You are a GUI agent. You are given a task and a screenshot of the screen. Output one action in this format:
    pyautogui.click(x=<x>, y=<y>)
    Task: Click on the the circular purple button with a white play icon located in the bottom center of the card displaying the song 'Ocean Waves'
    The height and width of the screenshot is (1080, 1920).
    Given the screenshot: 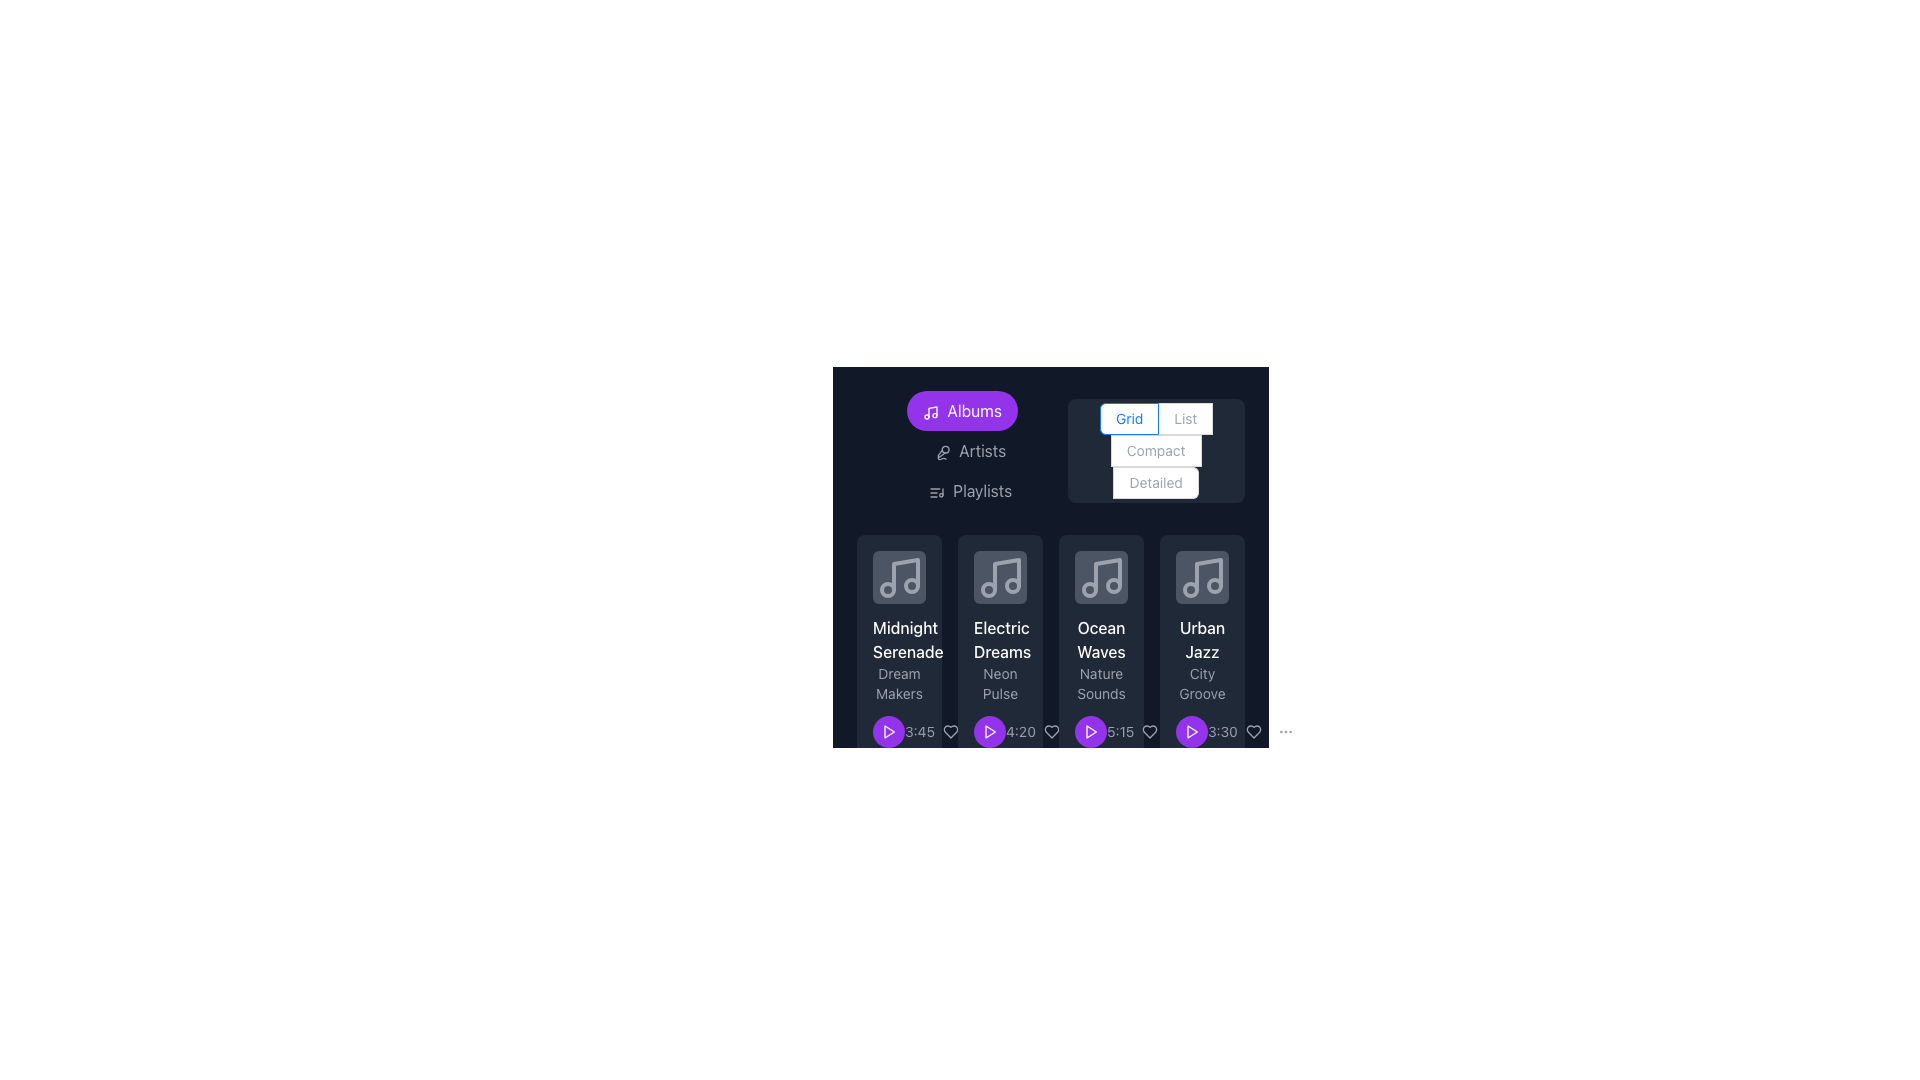 What is the action you would take?
    pyautogui.click(x=1089, y=732)
    